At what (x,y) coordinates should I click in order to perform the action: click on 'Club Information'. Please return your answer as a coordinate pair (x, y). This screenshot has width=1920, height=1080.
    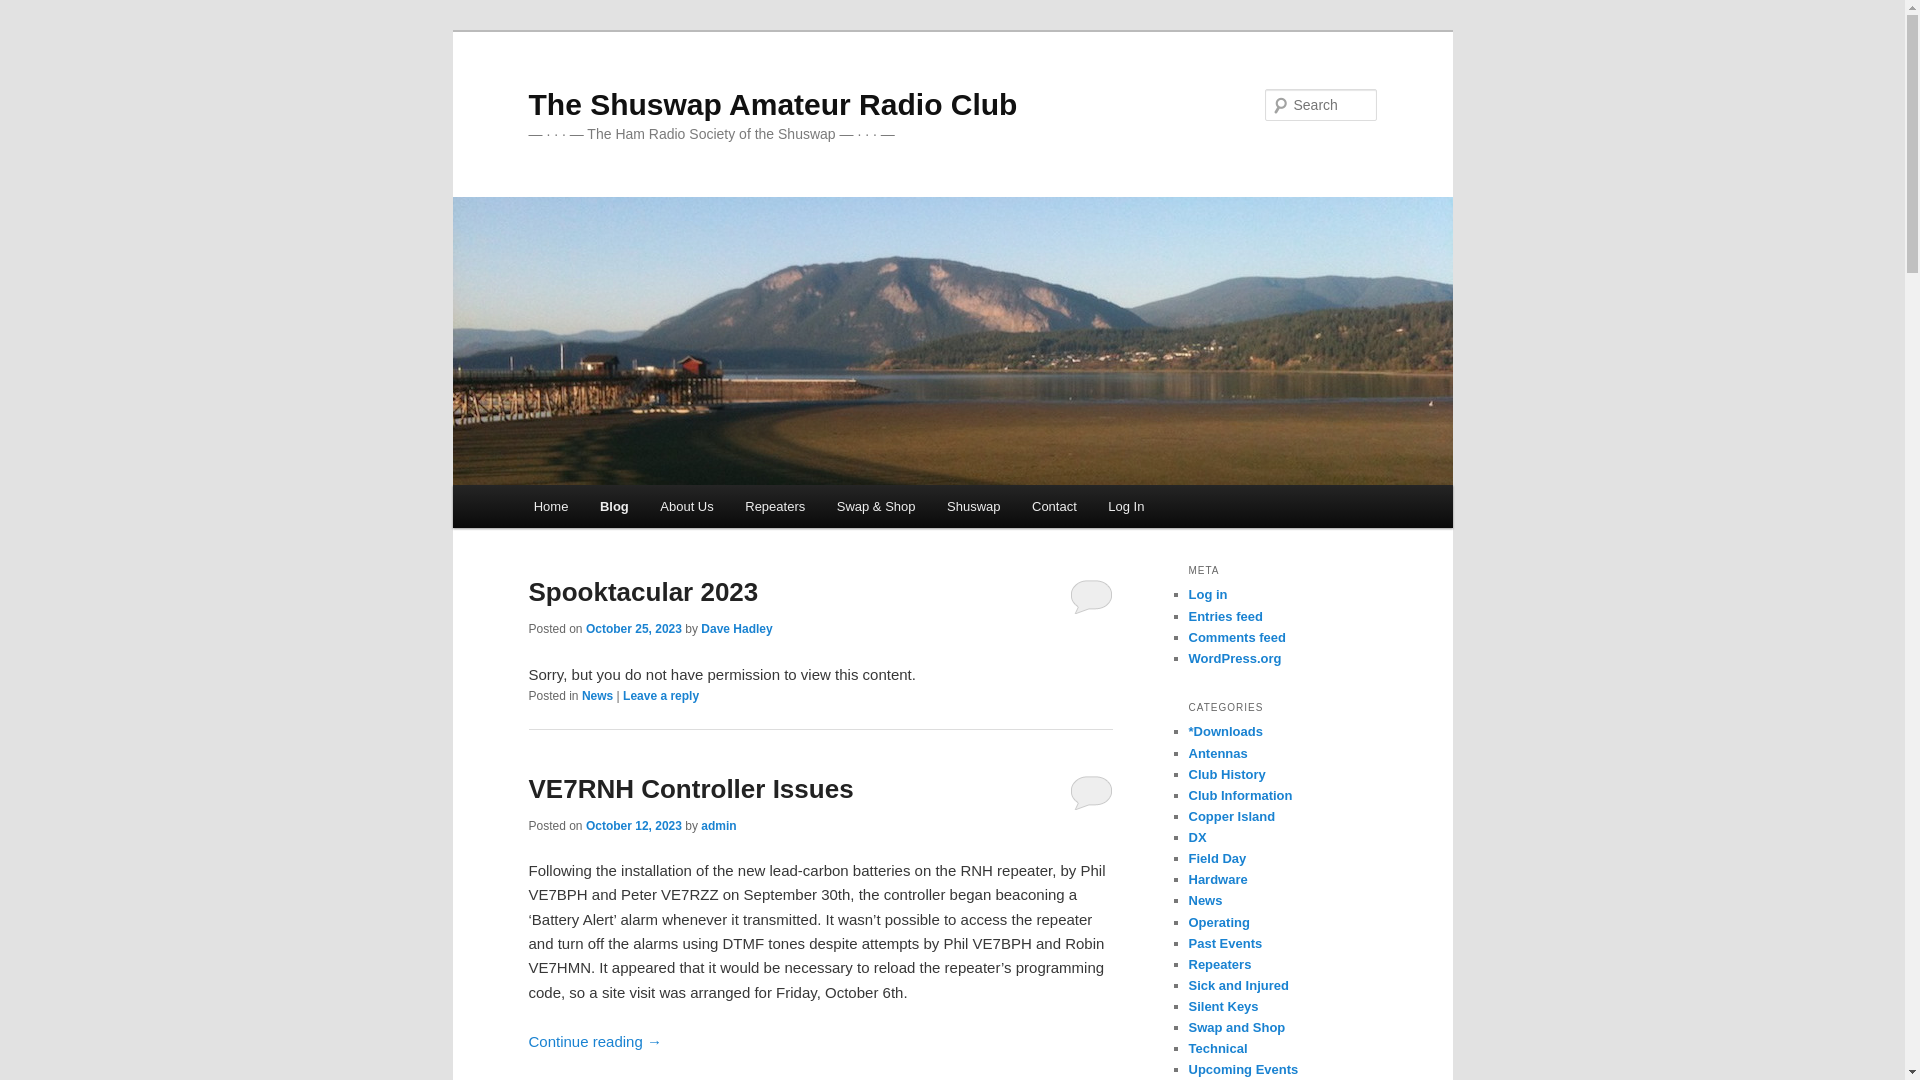
    Looking at the image, I should click on (1238, 794).